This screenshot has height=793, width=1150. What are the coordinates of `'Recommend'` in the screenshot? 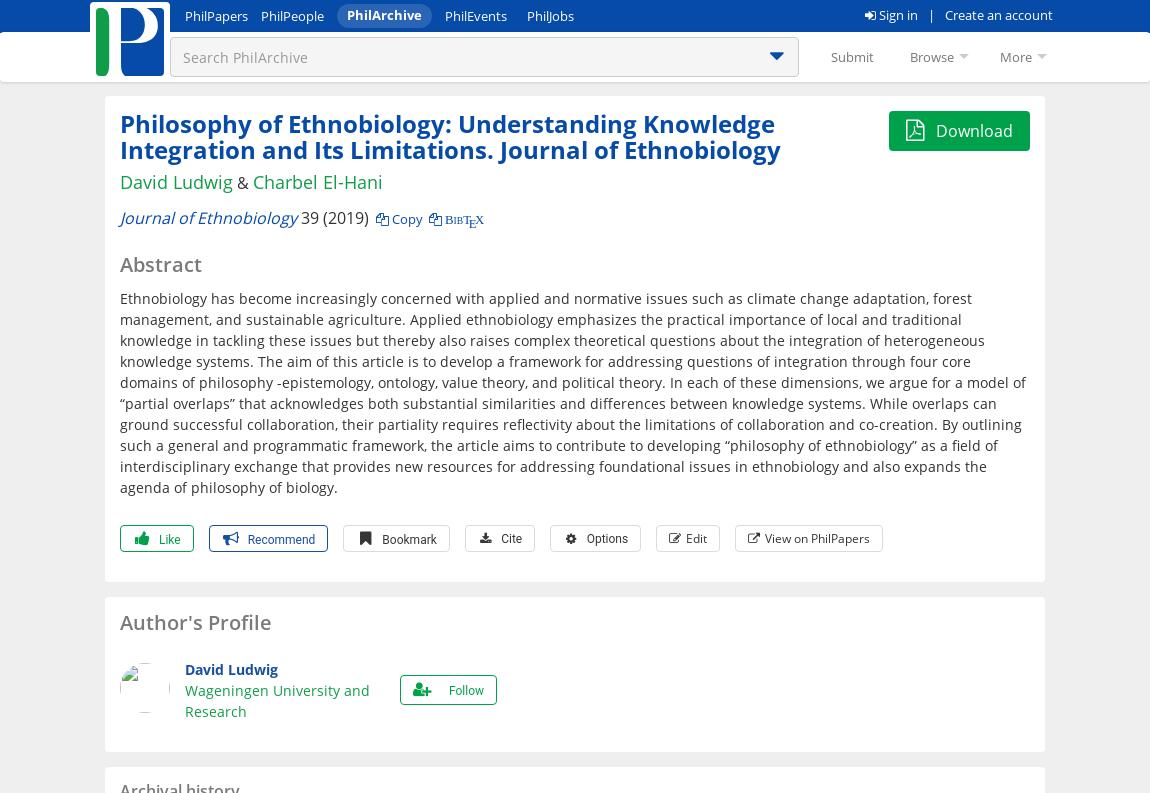 It's located at (279, 538).